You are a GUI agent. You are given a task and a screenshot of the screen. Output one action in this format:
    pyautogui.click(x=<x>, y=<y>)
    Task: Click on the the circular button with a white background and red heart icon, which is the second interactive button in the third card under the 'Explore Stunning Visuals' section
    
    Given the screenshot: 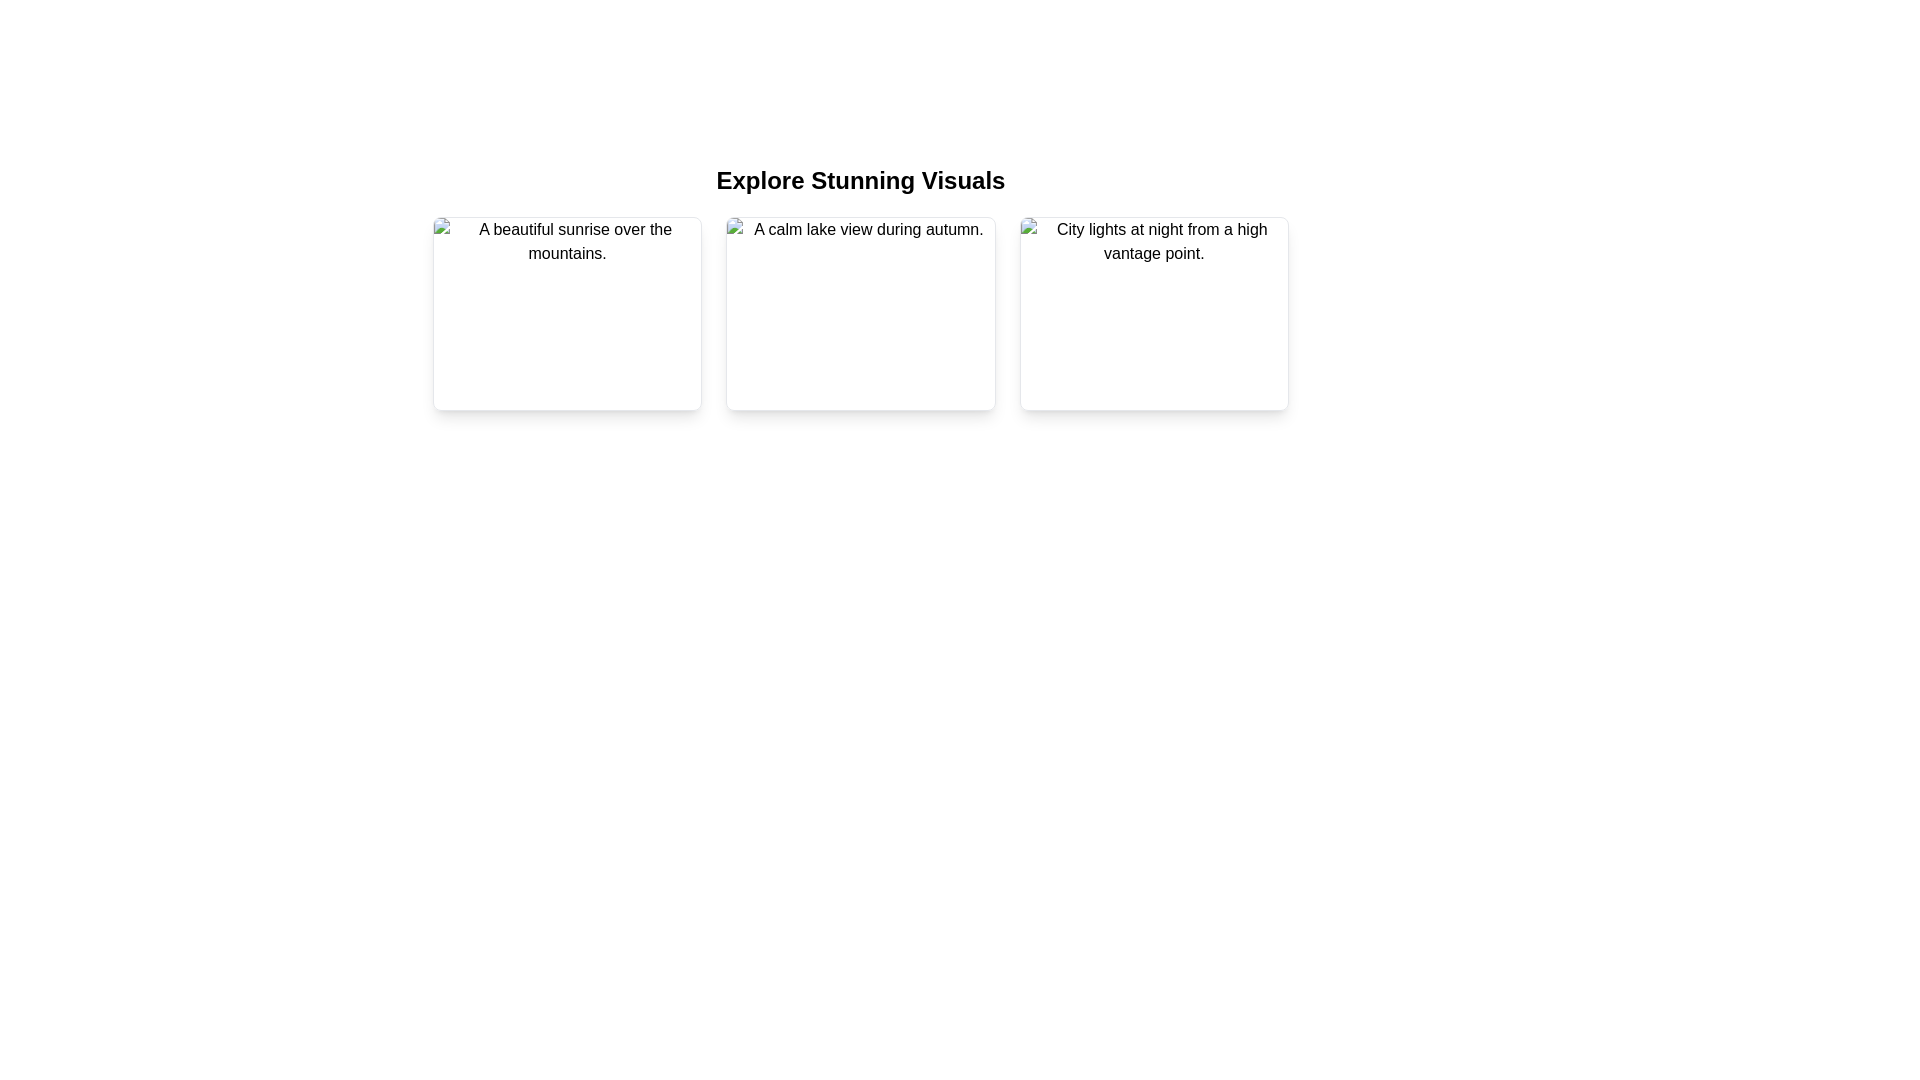 What is the action you would take?
    pyautogui.click(x=1089, y=388)
    